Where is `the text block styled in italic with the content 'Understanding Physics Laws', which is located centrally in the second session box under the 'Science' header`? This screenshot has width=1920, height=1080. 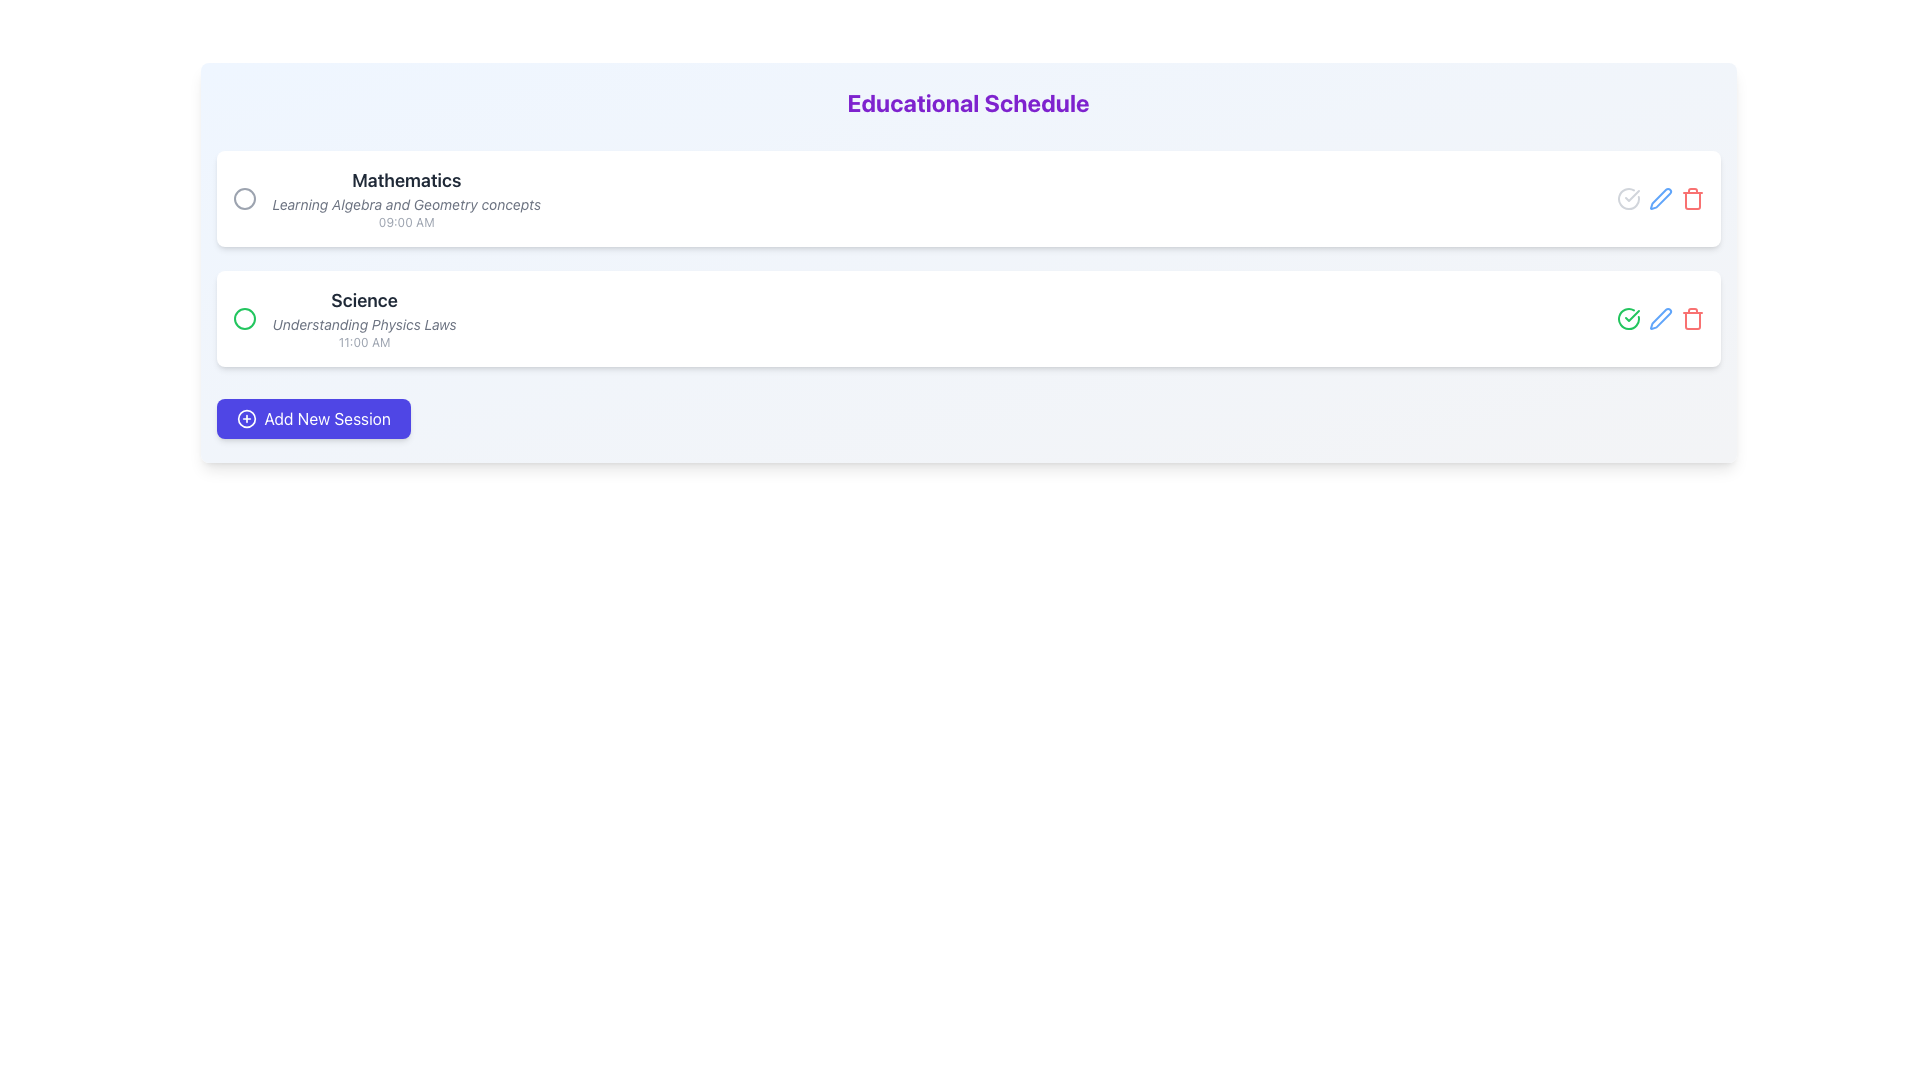 the text block styled in italic with the content 'Understanding Physics Laws', which is located centrally in the second session box under the 'Science' header is located at coordinates (364, 323).